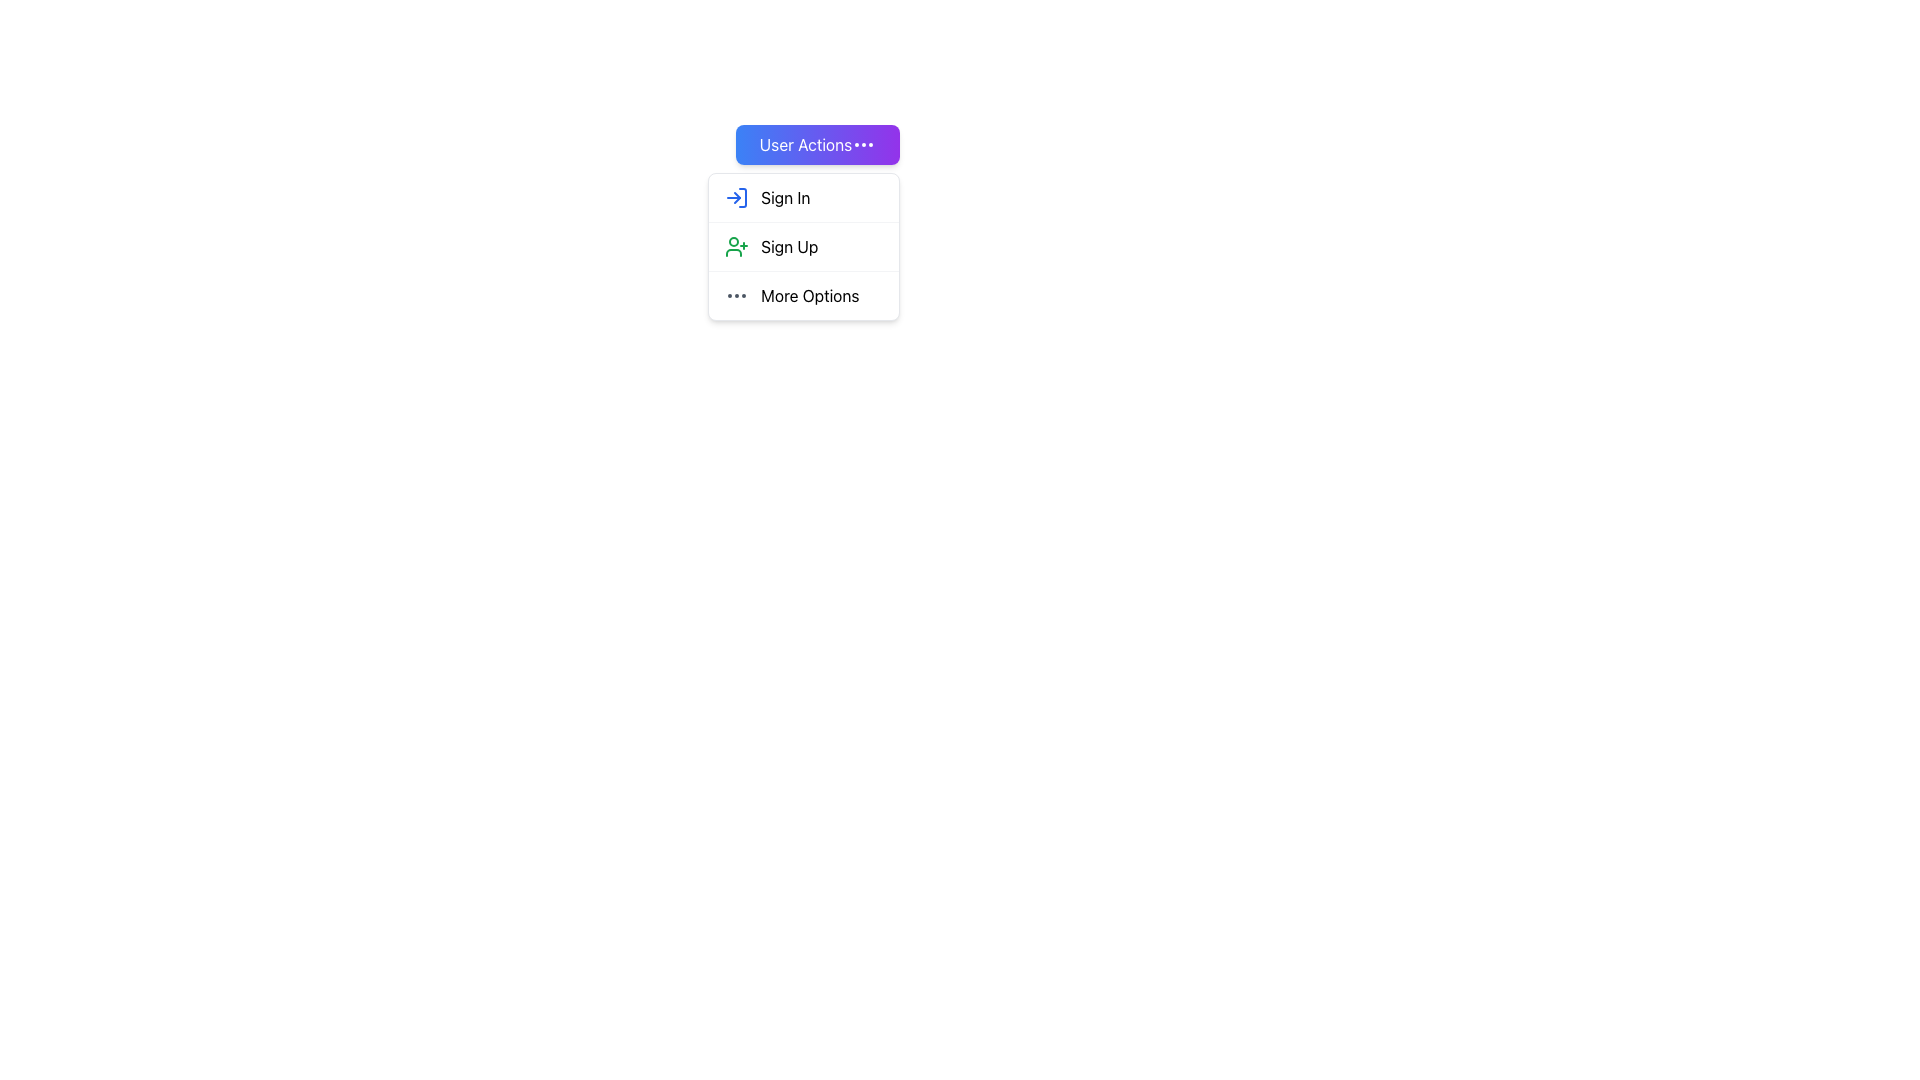 The height and width of the screenshot is (1080, 1920). What do you see at coordinates (804, 245) in the screenshot?
I see `the 'Sign Up' menu item, which is the second item in the menu list located directly below the 'Sign In' option` at bounding box center [804, 245].